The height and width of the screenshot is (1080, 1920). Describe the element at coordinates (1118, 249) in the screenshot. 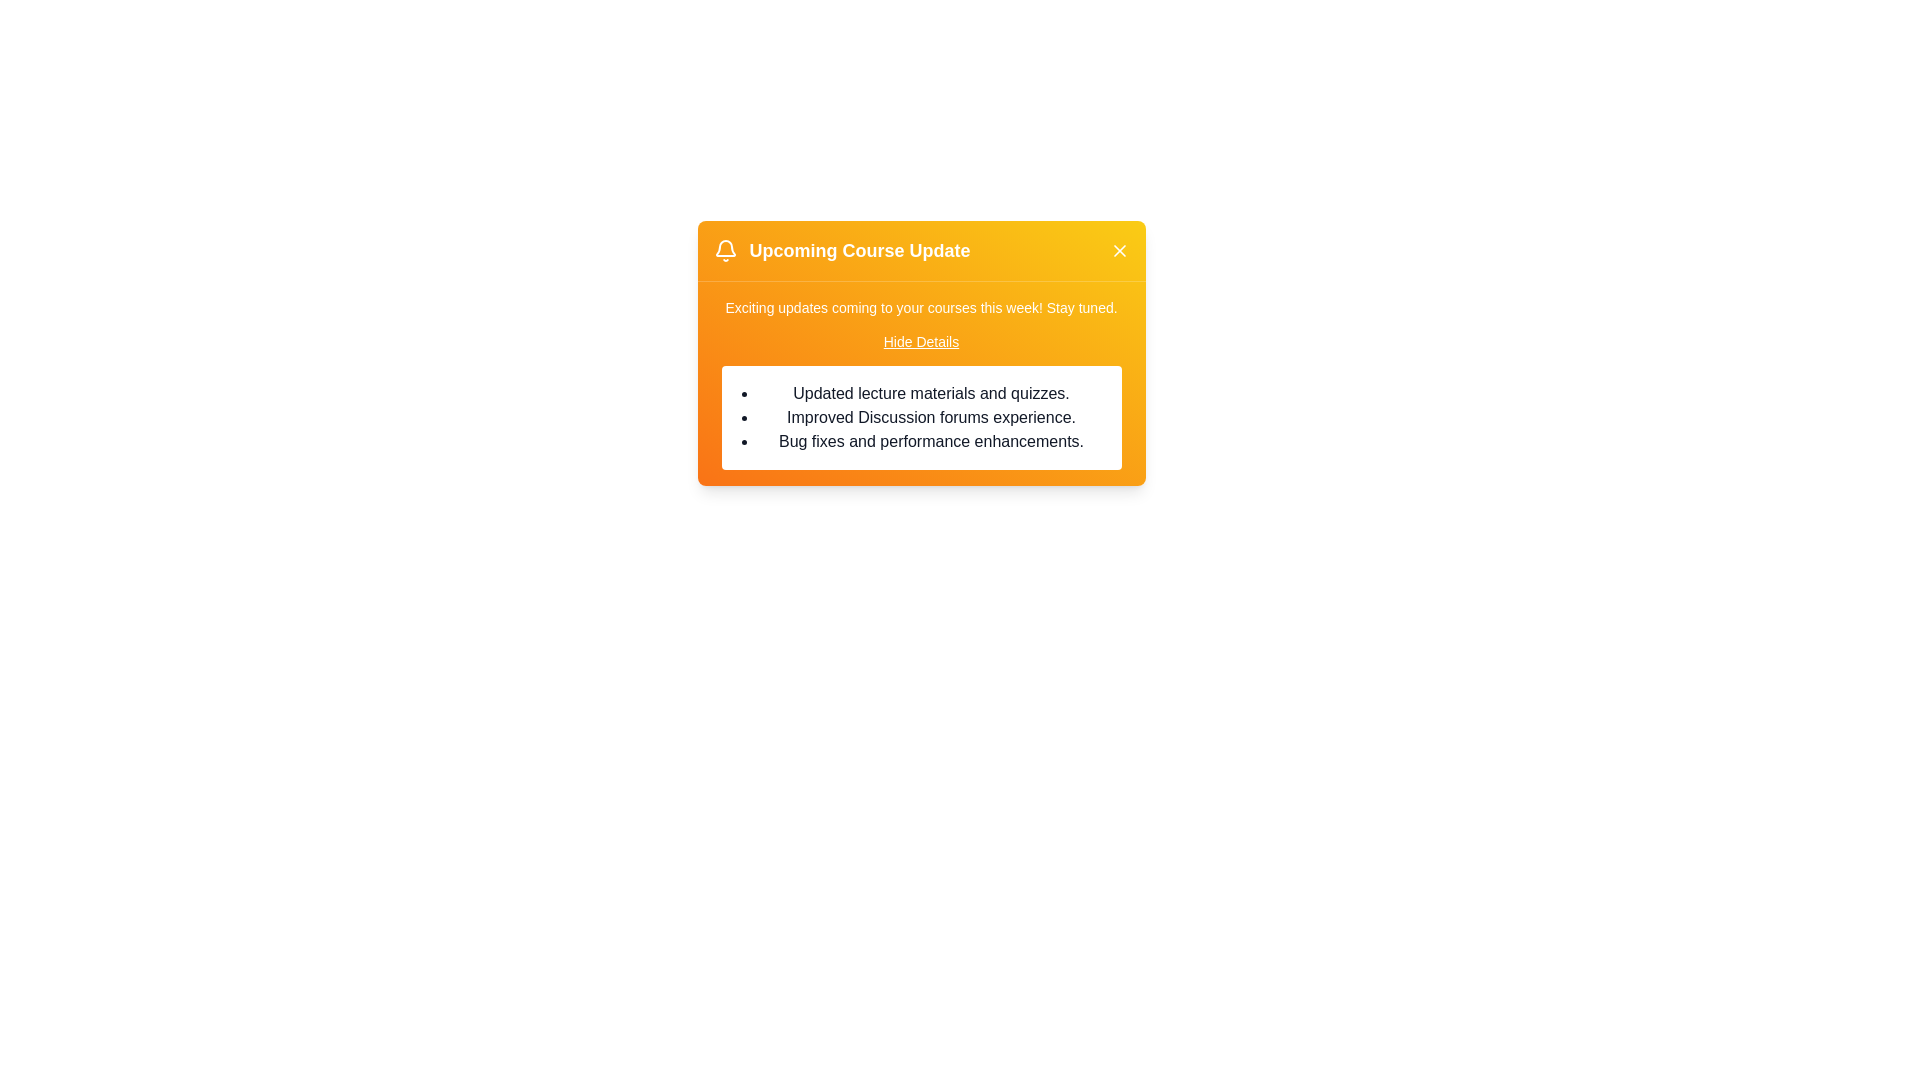

I see `the close button to dismiss the alert` at that location.